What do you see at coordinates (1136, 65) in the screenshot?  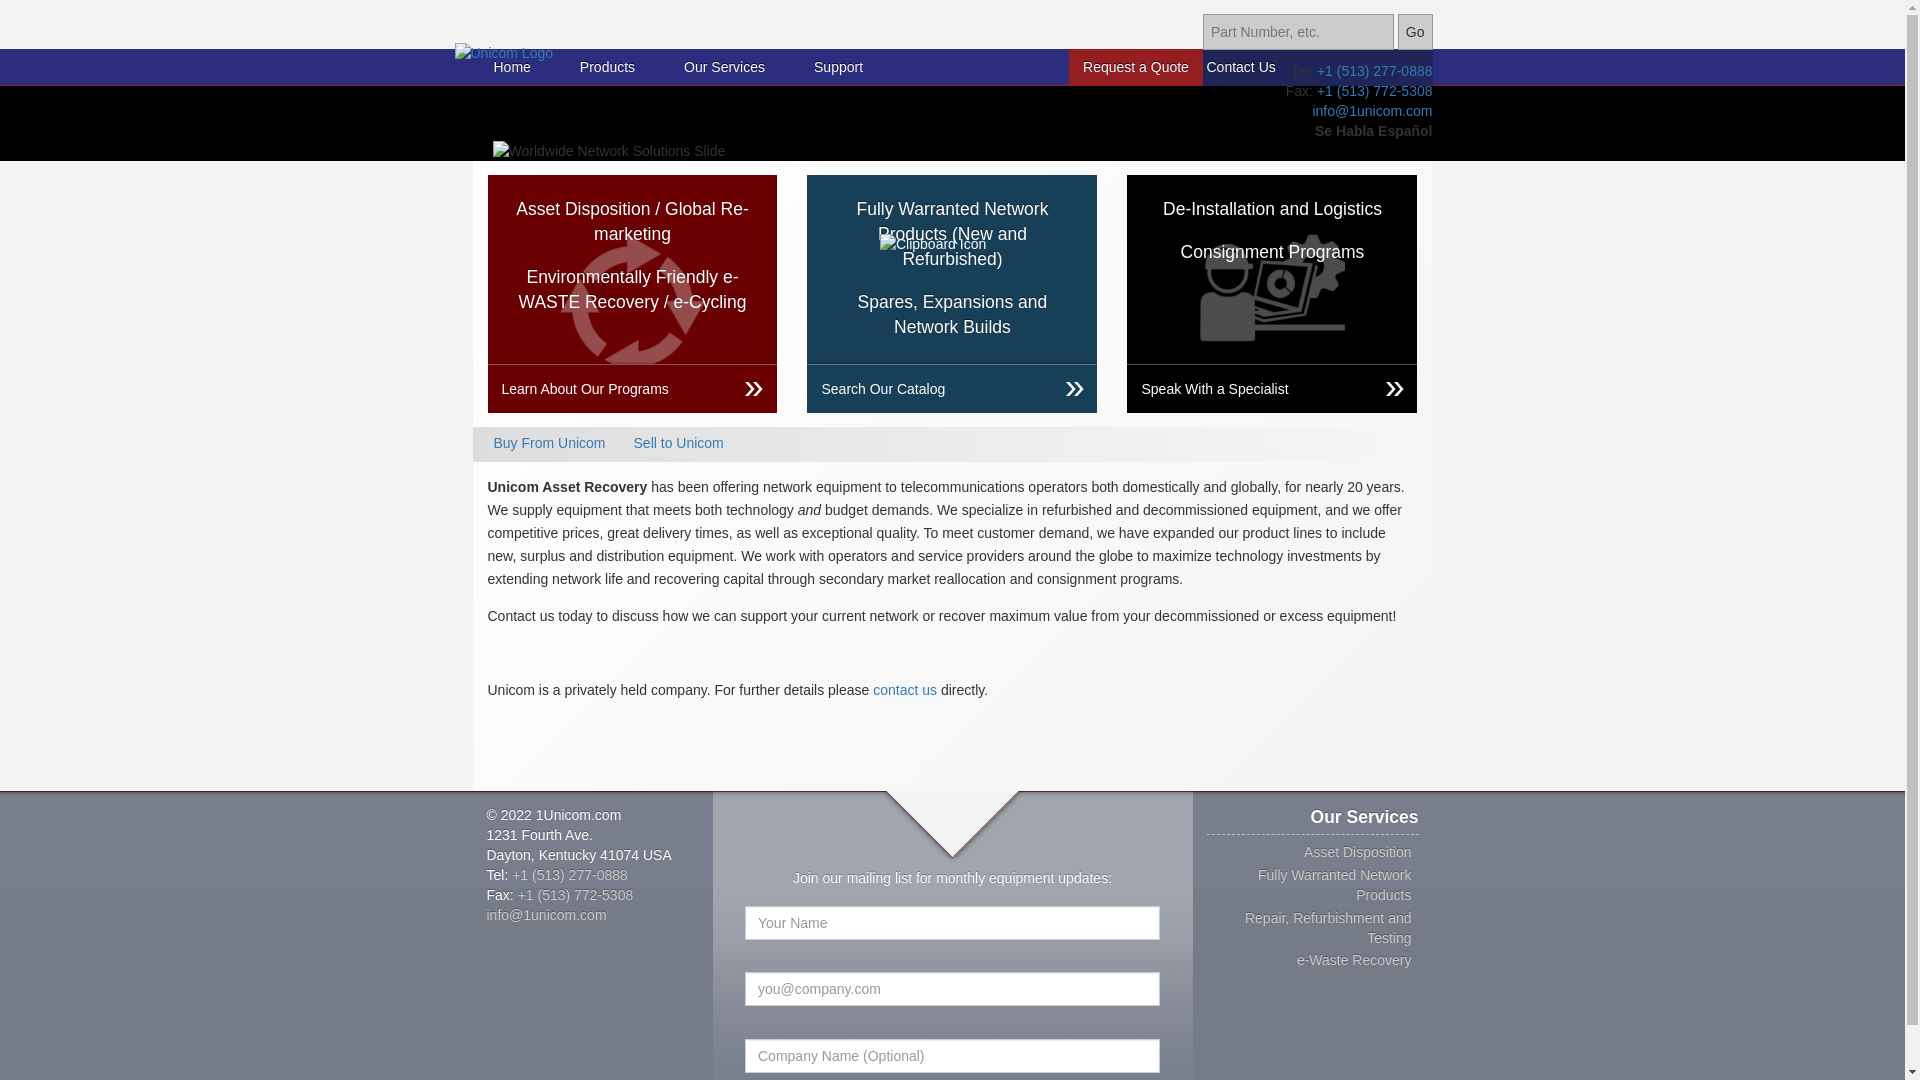 I see `'Request a Quote'` at bounding box center [1136, 65].